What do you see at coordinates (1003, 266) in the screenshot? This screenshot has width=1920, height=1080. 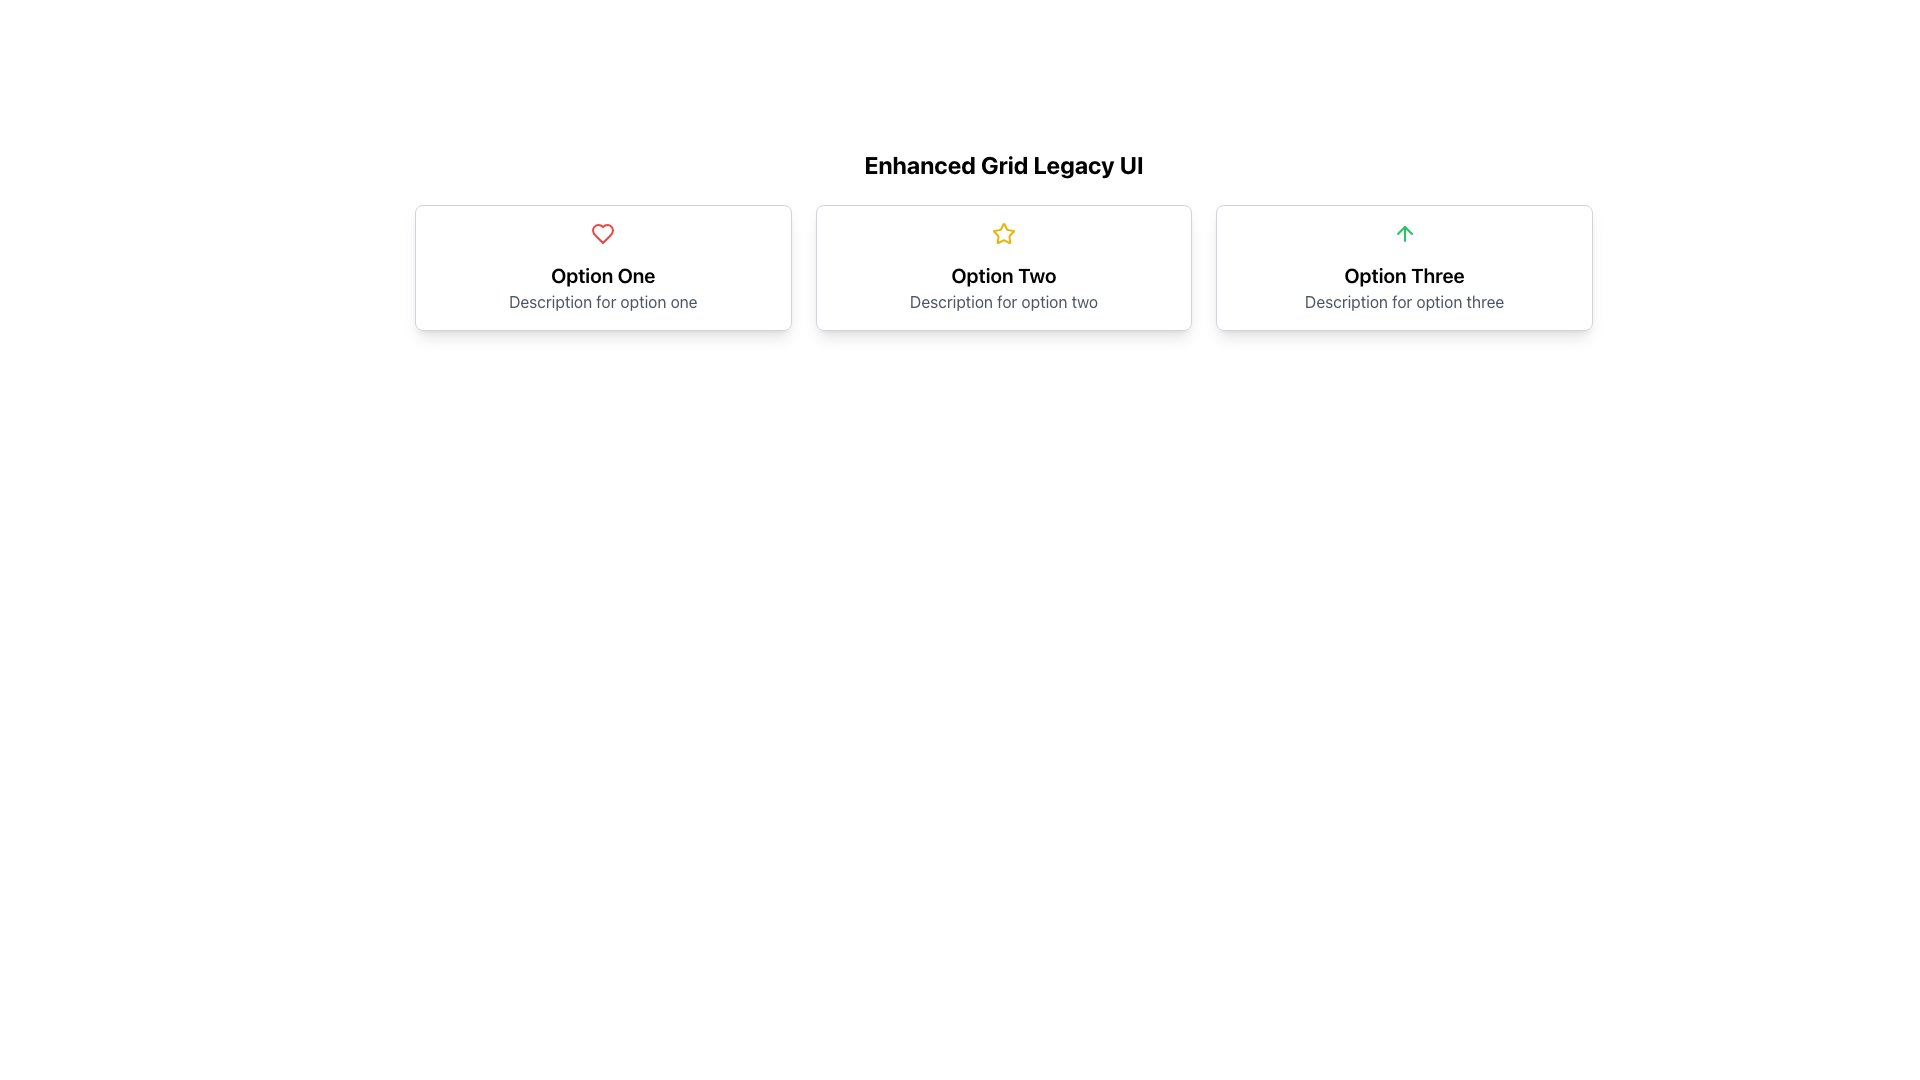 I see `information displayed on the 'Option Two' Card UI component, which is located in the middle of a three-part grid layout` at bounding box center [1003, 266].